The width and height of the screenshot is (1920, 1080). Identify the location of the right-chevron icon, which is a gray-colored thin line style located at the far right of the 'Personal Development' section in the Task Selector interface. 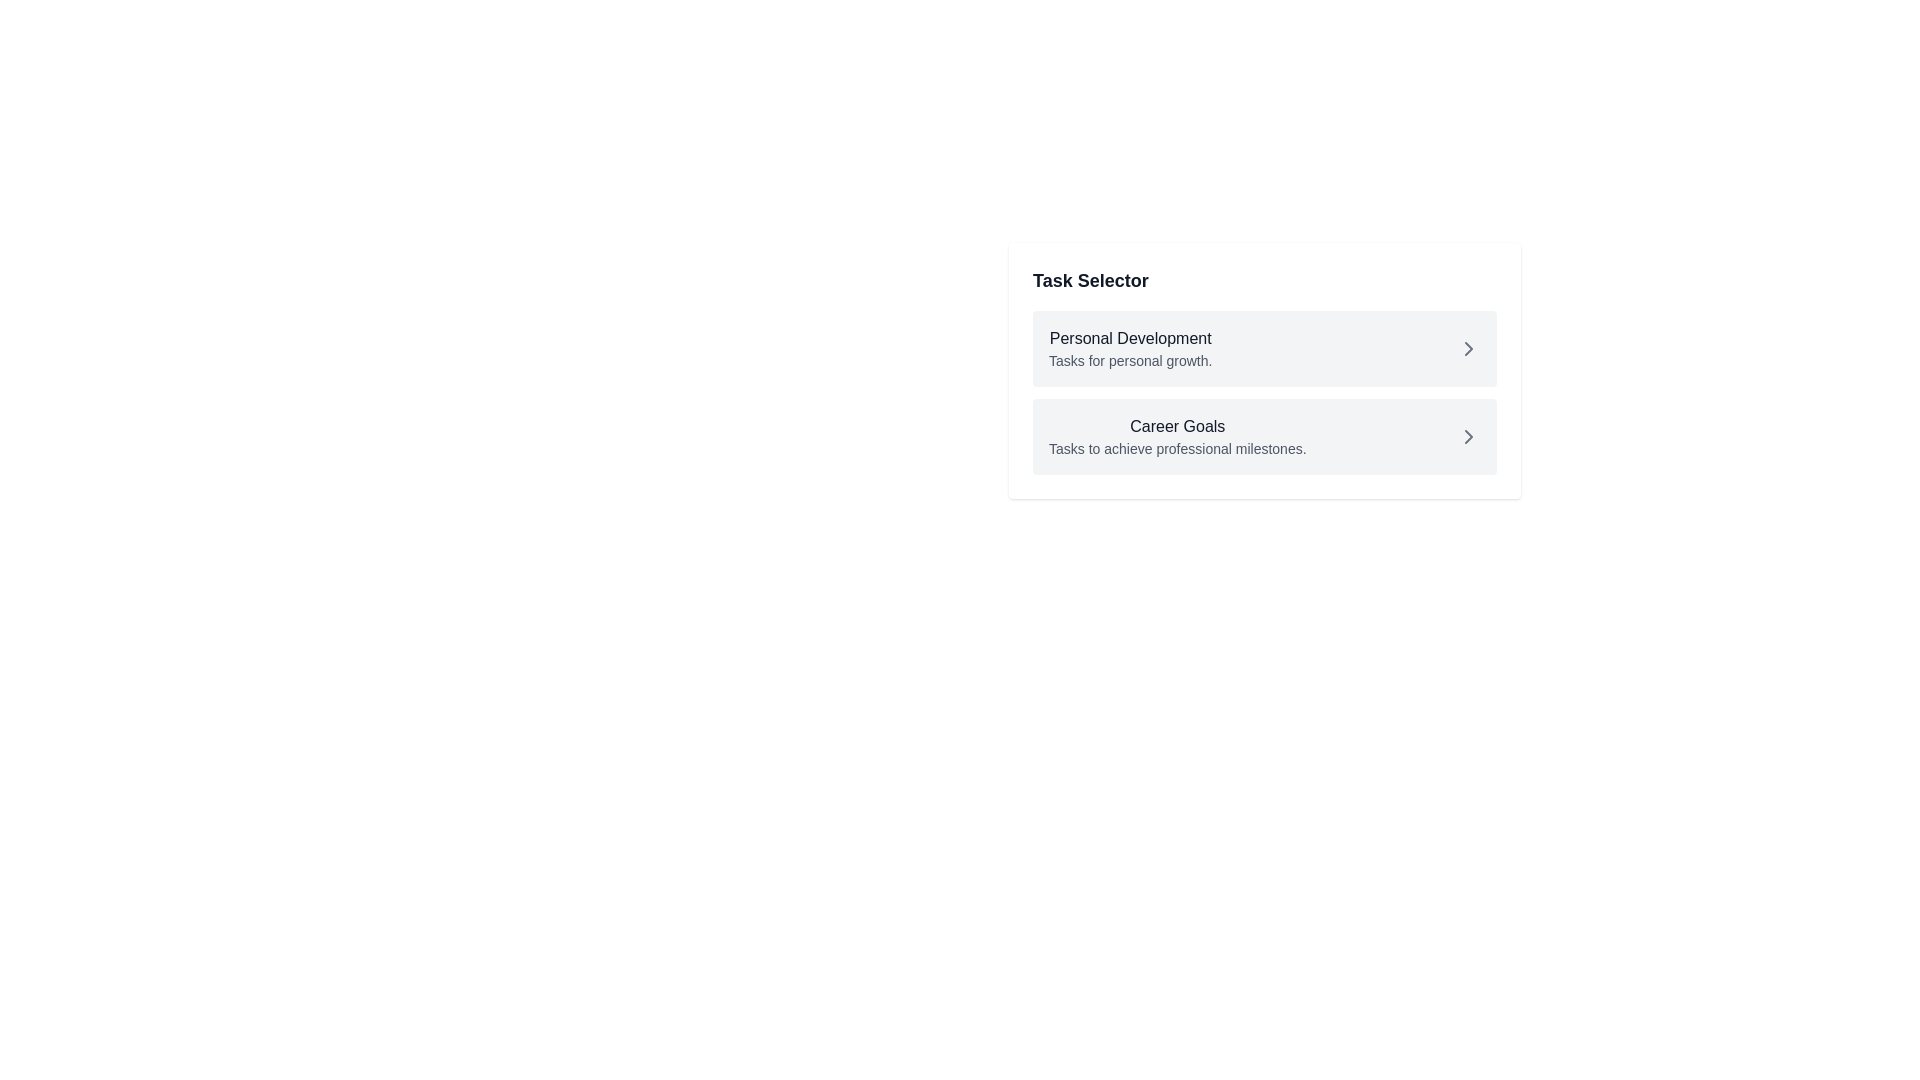
(1468, 347).